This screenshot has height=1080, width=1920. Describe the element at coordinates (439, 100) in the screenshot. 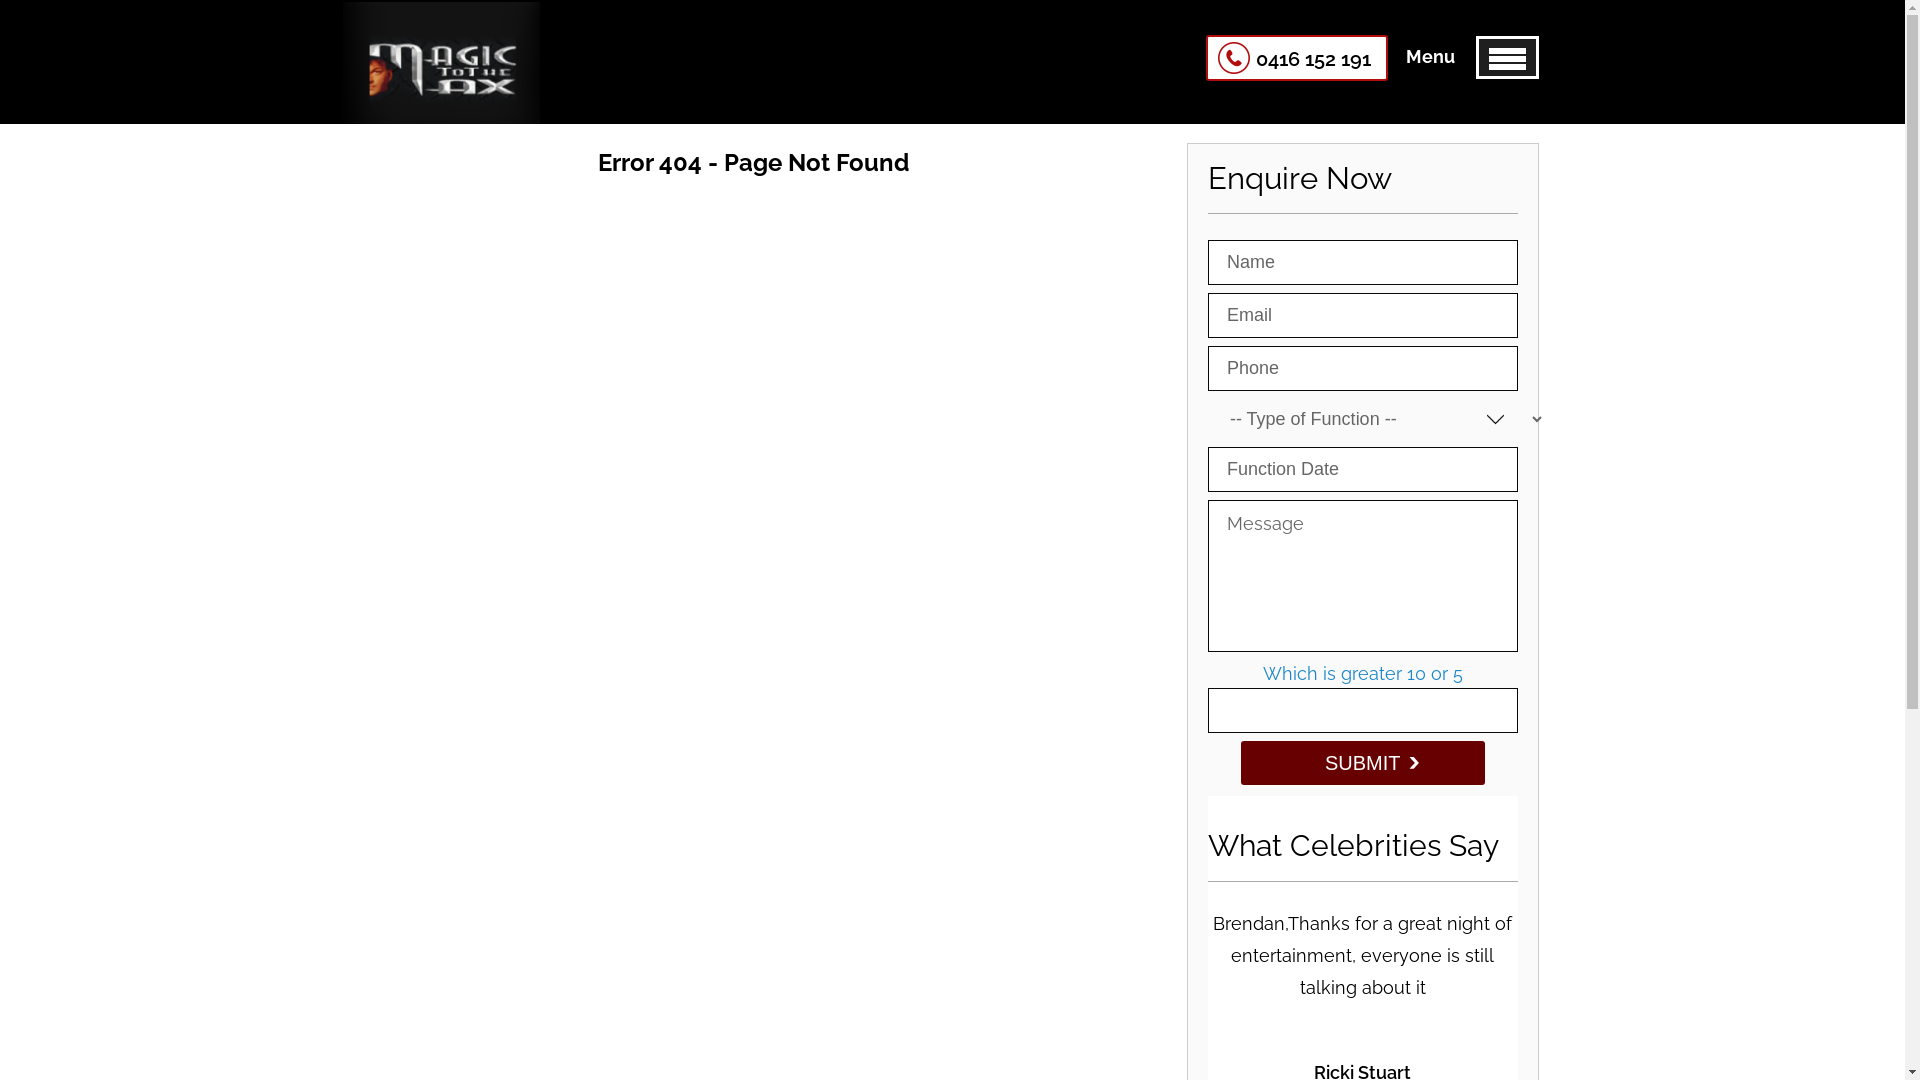

I see `'Magician Sydney'` at that location.